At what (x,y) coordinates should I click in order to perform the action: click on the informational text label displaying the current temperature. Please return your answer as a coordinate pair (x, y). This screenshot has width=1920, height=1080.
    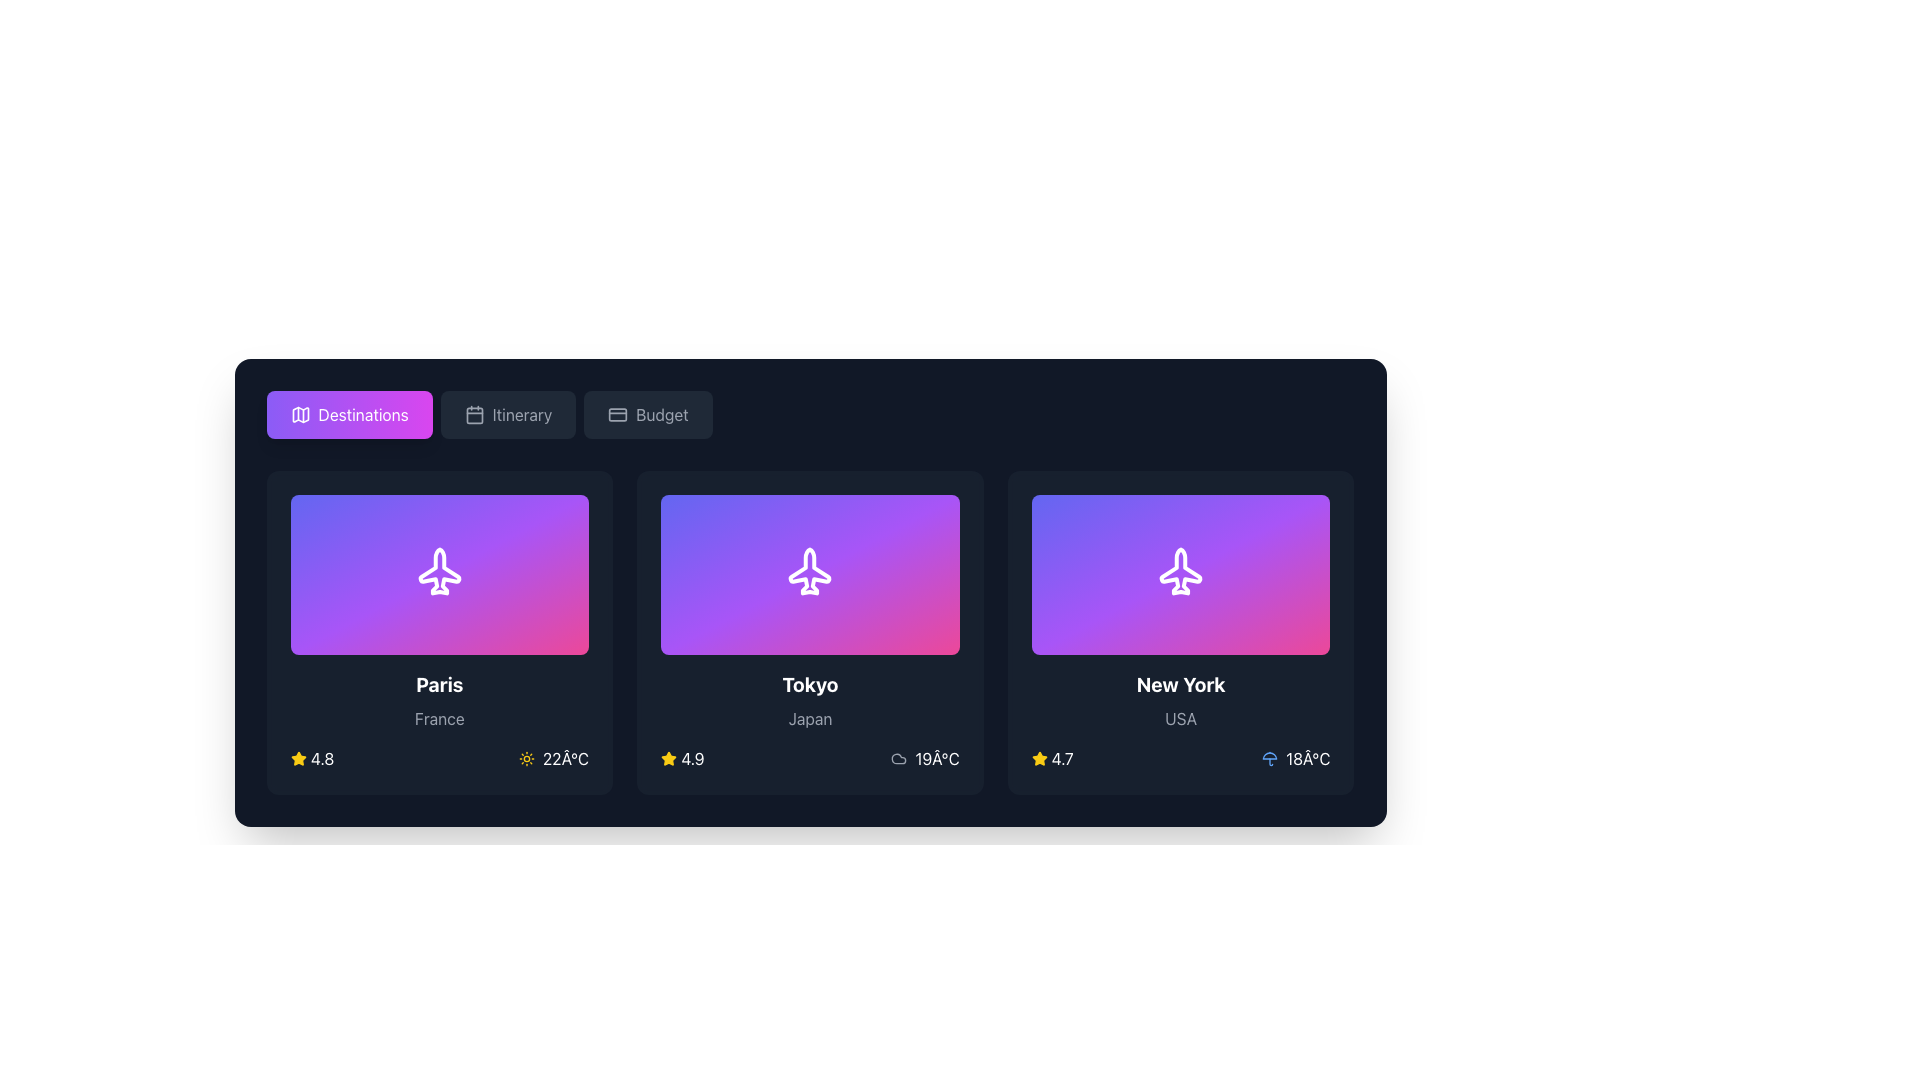
    Looking at the image, I should click on (554, 759).